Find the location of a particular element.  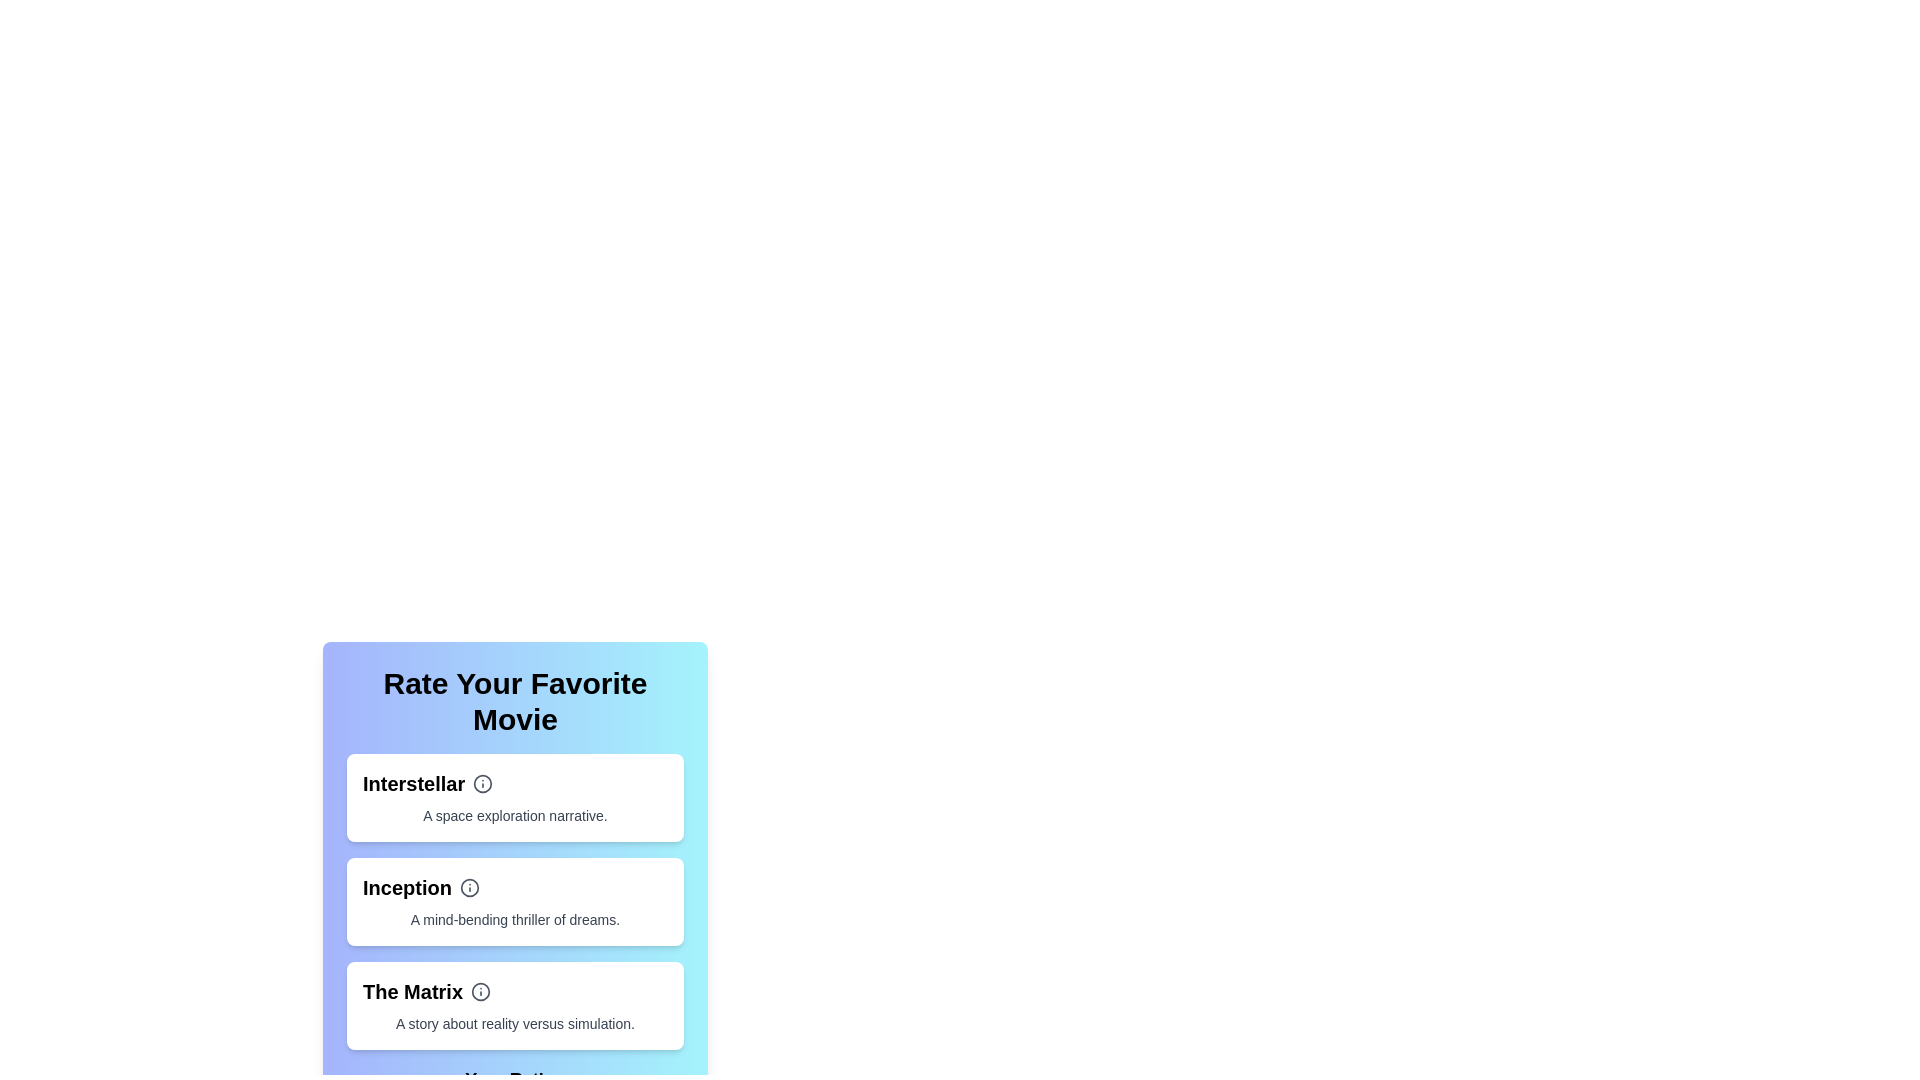

the circular gray button with an information icon located to the right of 'The Matrix' is located at coordinates (480, 991).